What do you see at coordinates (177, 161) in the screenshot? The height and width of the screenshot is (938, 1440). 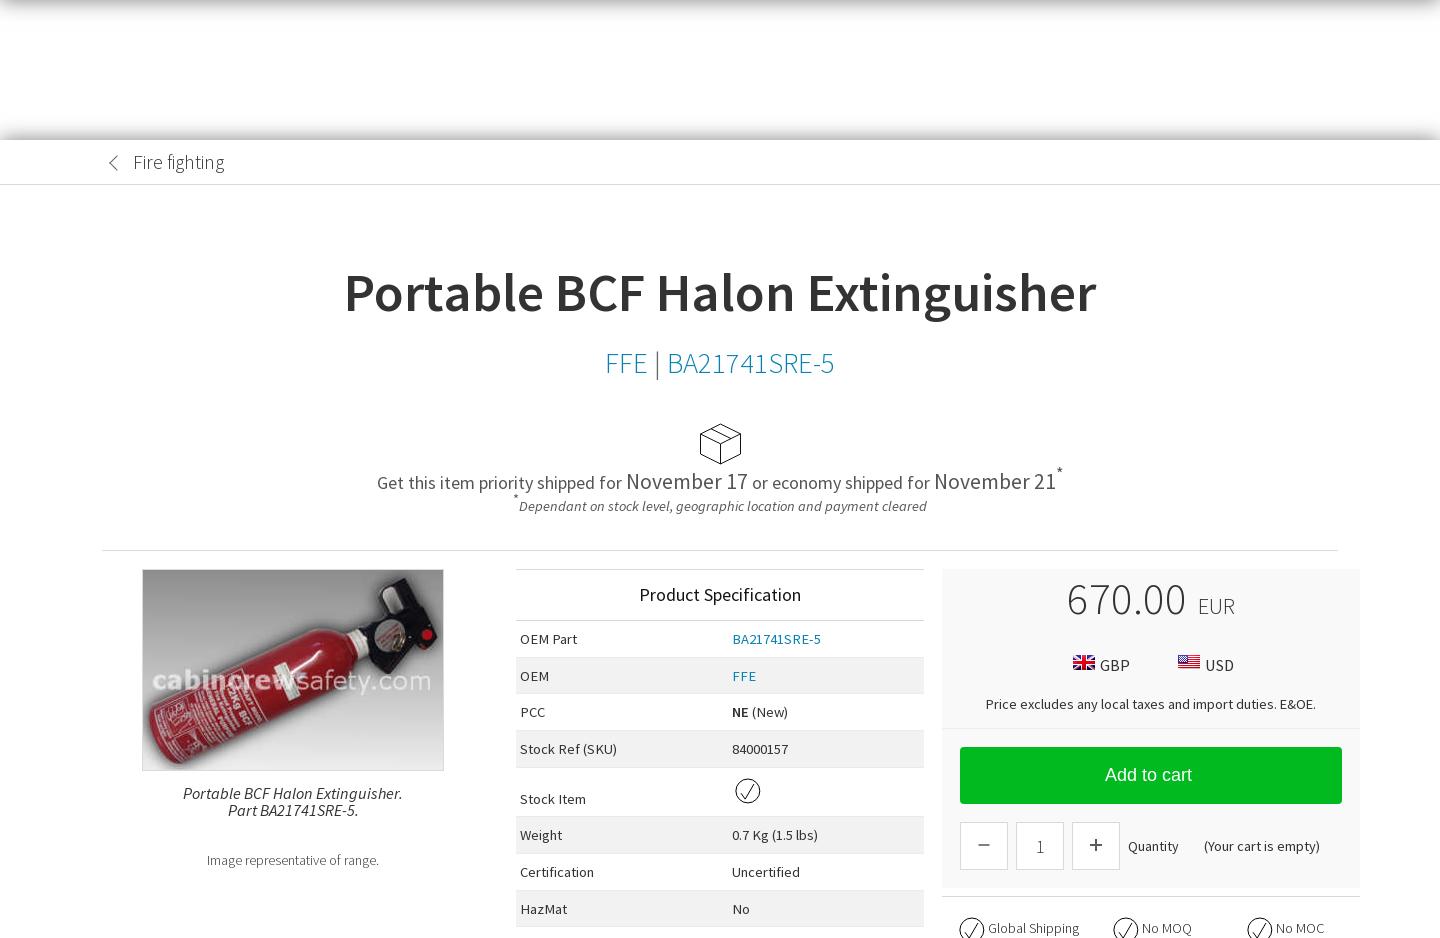 I see `'Fire fighting'` at bounding box center [177, 161].